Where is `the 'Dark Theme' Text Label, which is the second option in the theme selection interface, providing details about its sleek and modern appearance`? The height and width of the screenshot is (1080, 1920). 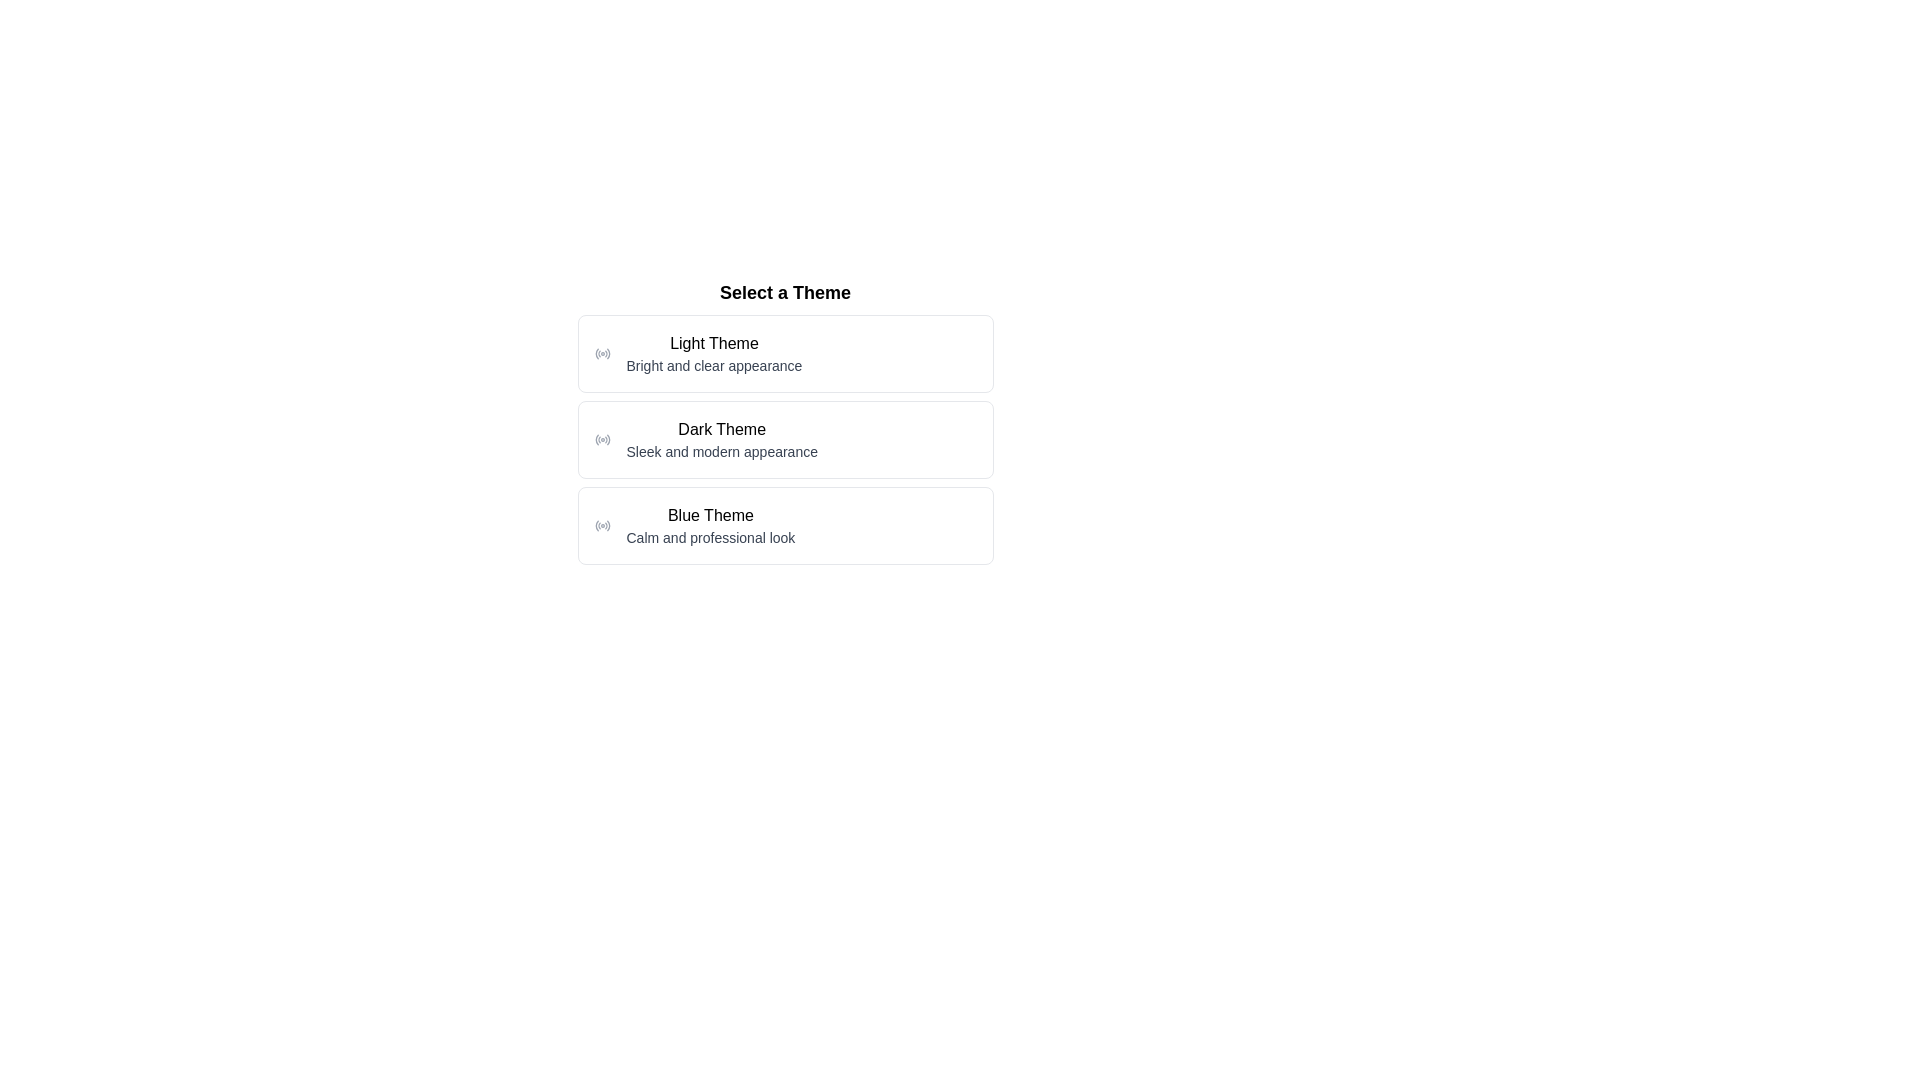 the 'Dark Theme' Text Label, which is the second option in the theme selection interface, providing details about its sleek and modern appearance is located at coordinates (721, 438).